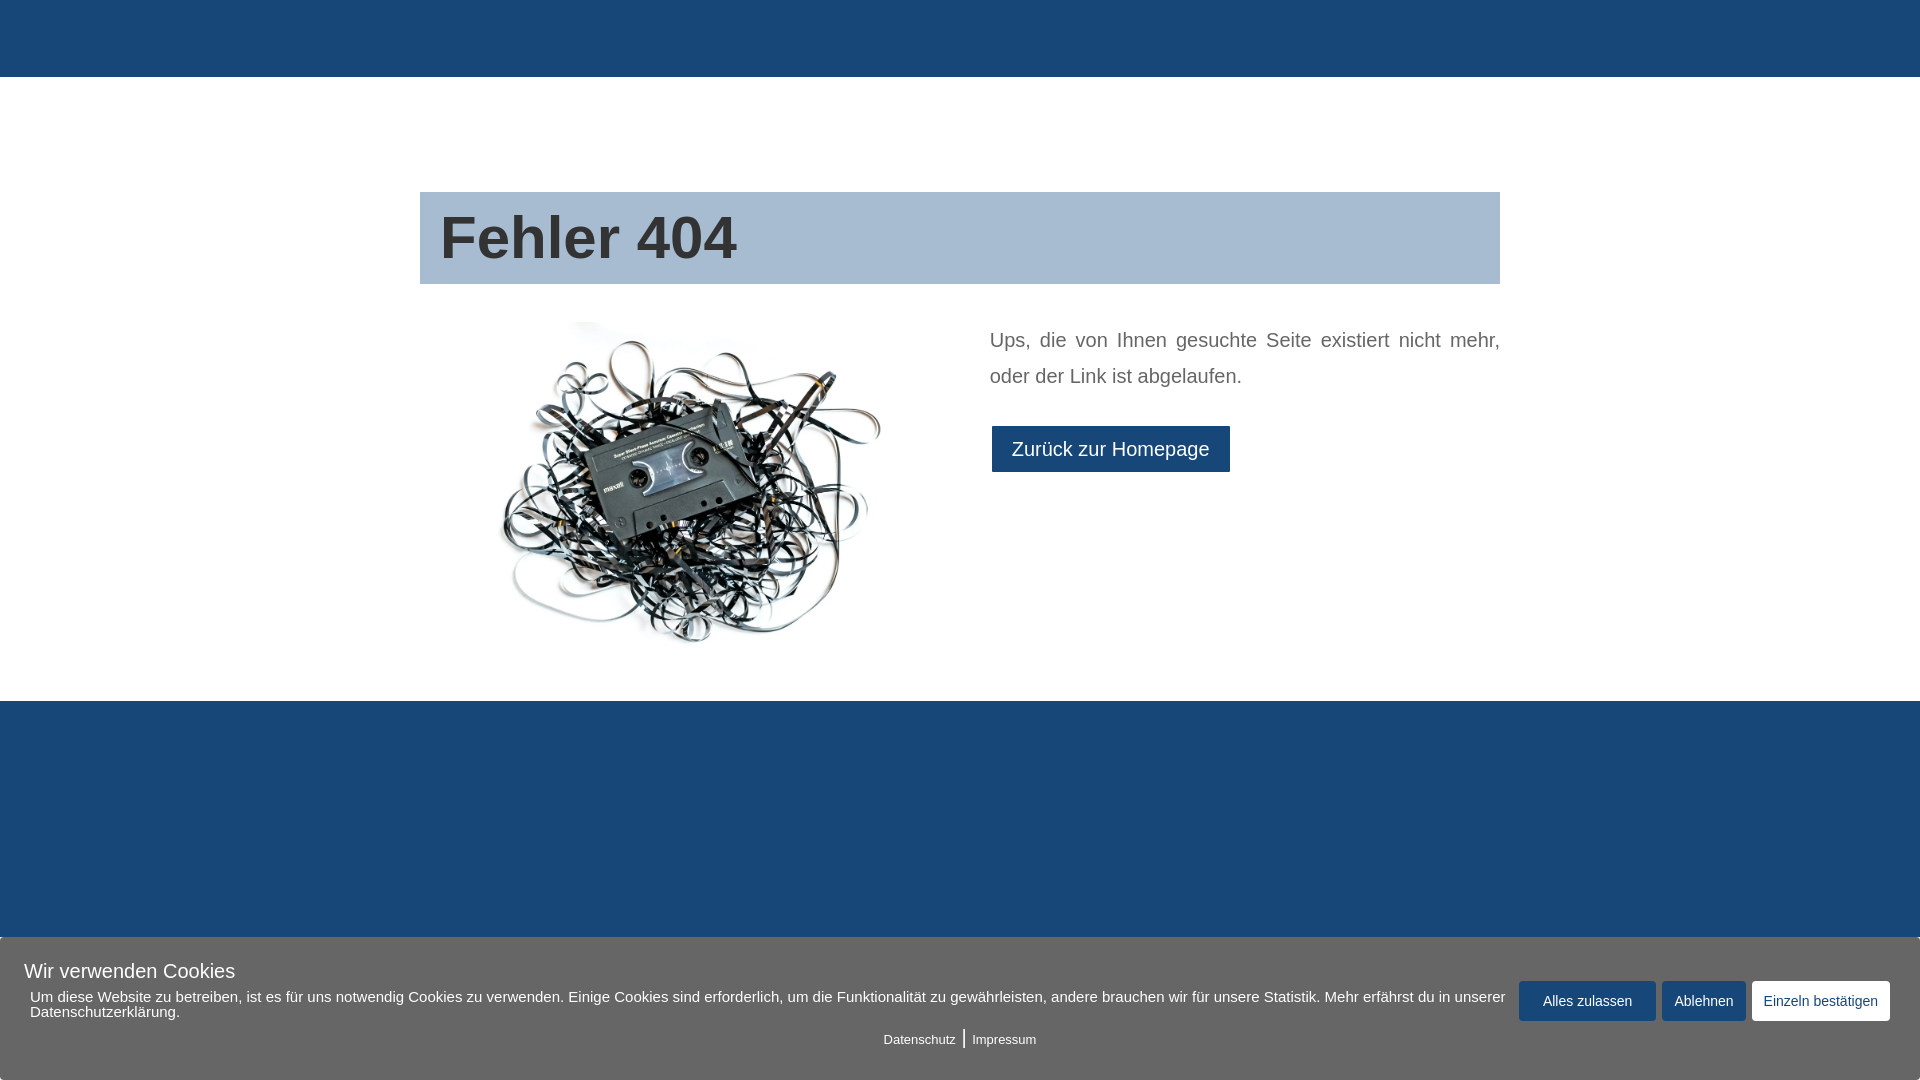 The height and width of the screenshot is (1080, 1920). I want to click on 'Datenschutz', so click(919, 1038).